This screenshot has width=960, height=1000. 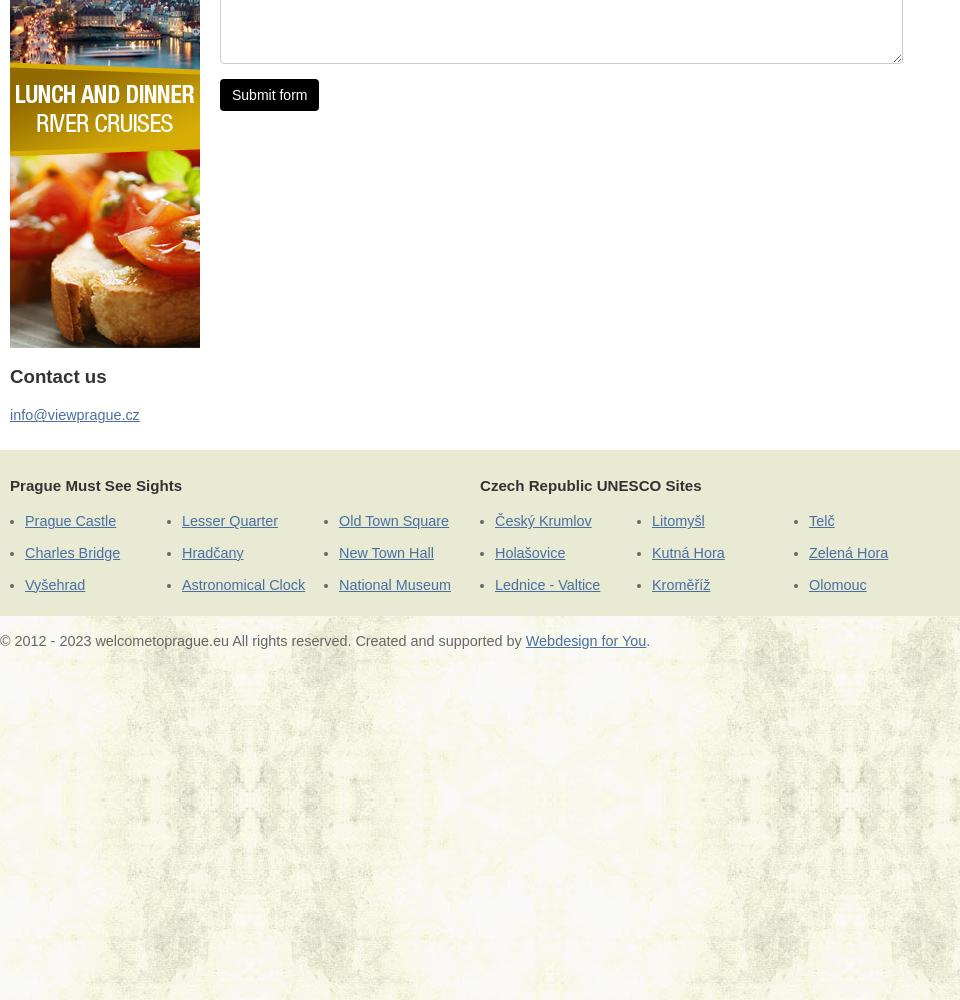 What do you see at coordinates (392, 521) in the screenshot?
I see `'Old Town Square'` at bounding box center [392, 521].